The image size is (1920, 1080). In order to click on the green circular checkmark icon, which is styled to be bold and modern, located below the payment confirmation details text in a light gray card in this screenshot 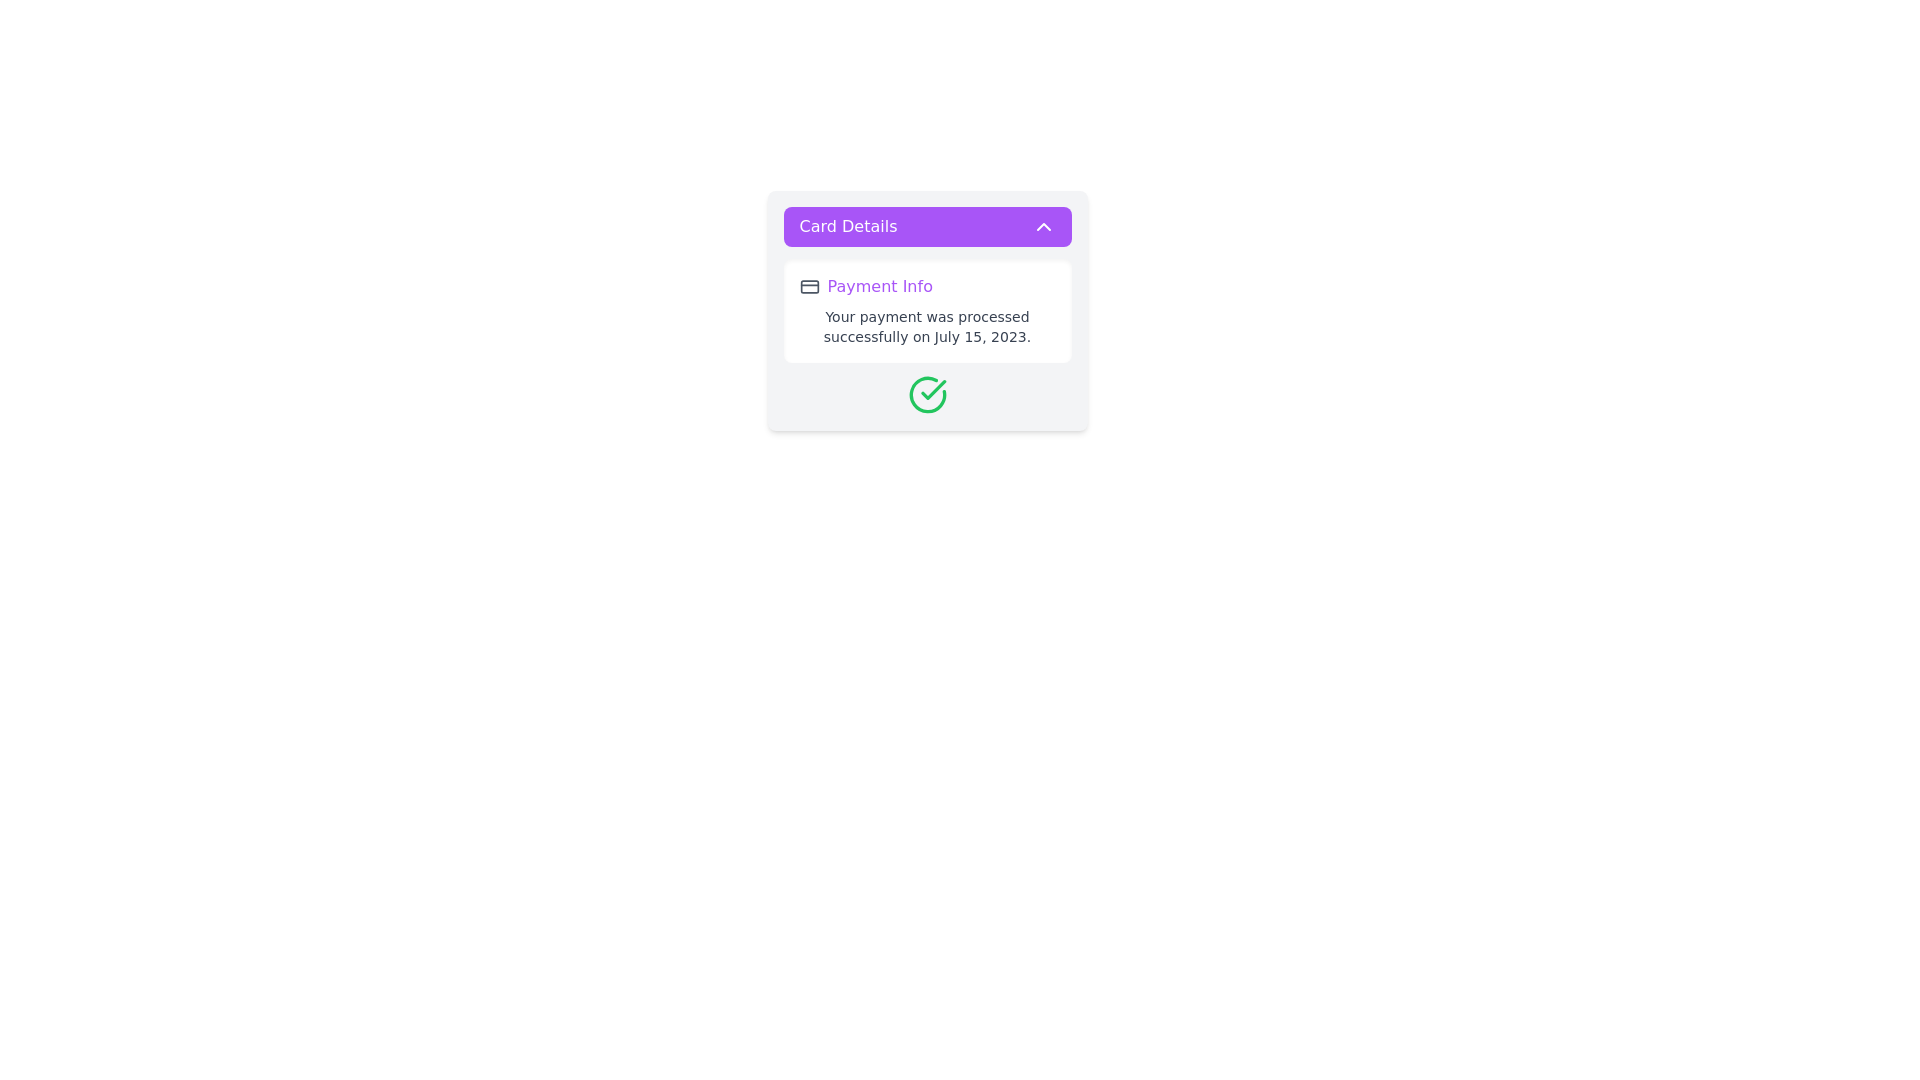, I will do `click(926, 394)`.